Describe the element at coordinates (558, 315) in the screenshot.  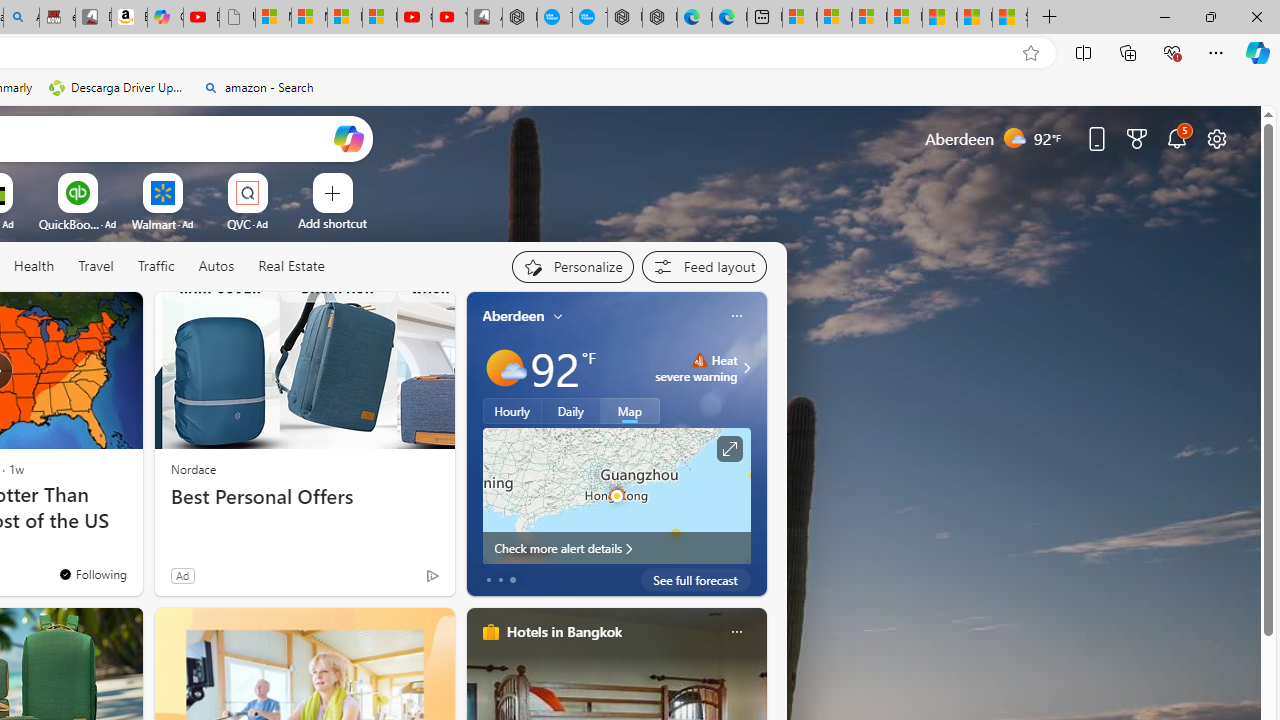
I see `'My location'` at that location.